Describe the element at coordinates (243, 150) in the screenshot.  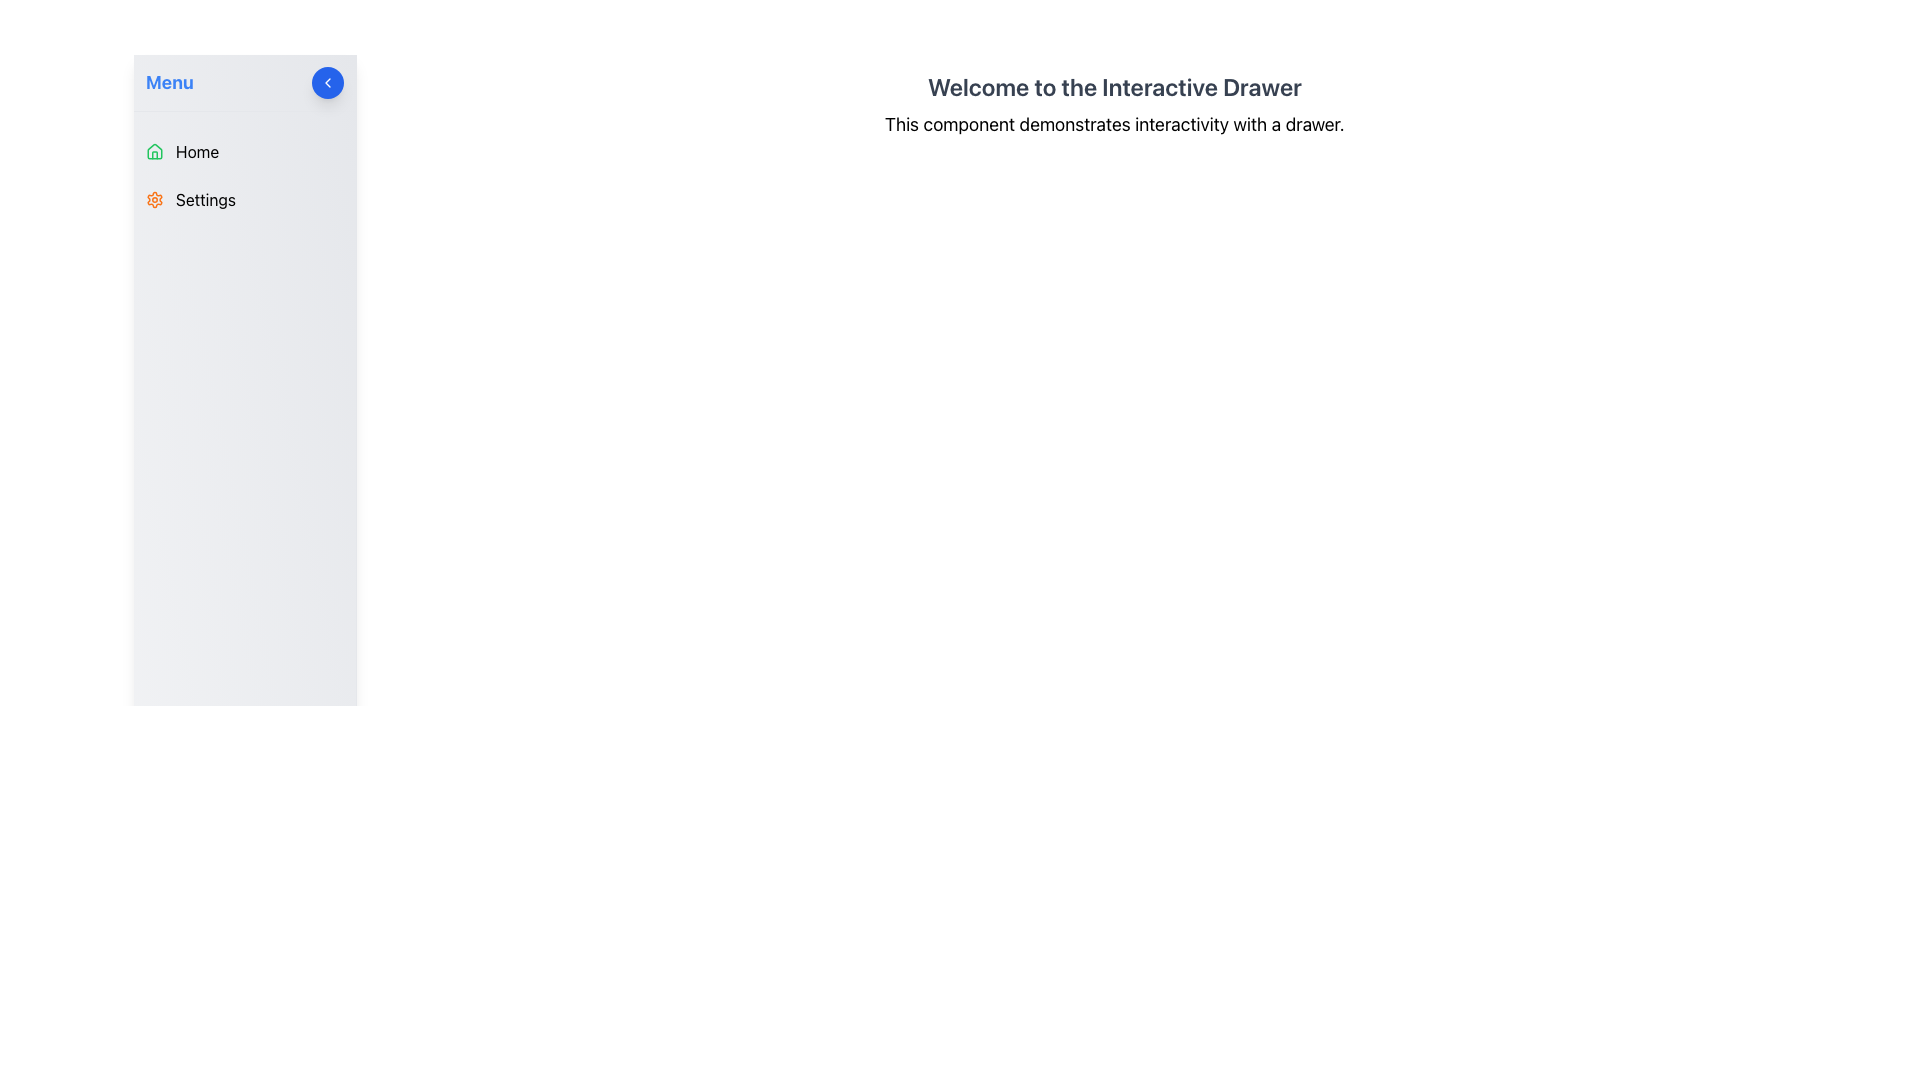
I see `the 'Home' navigation item in the vertical menu on the left side of the interface` at that location.